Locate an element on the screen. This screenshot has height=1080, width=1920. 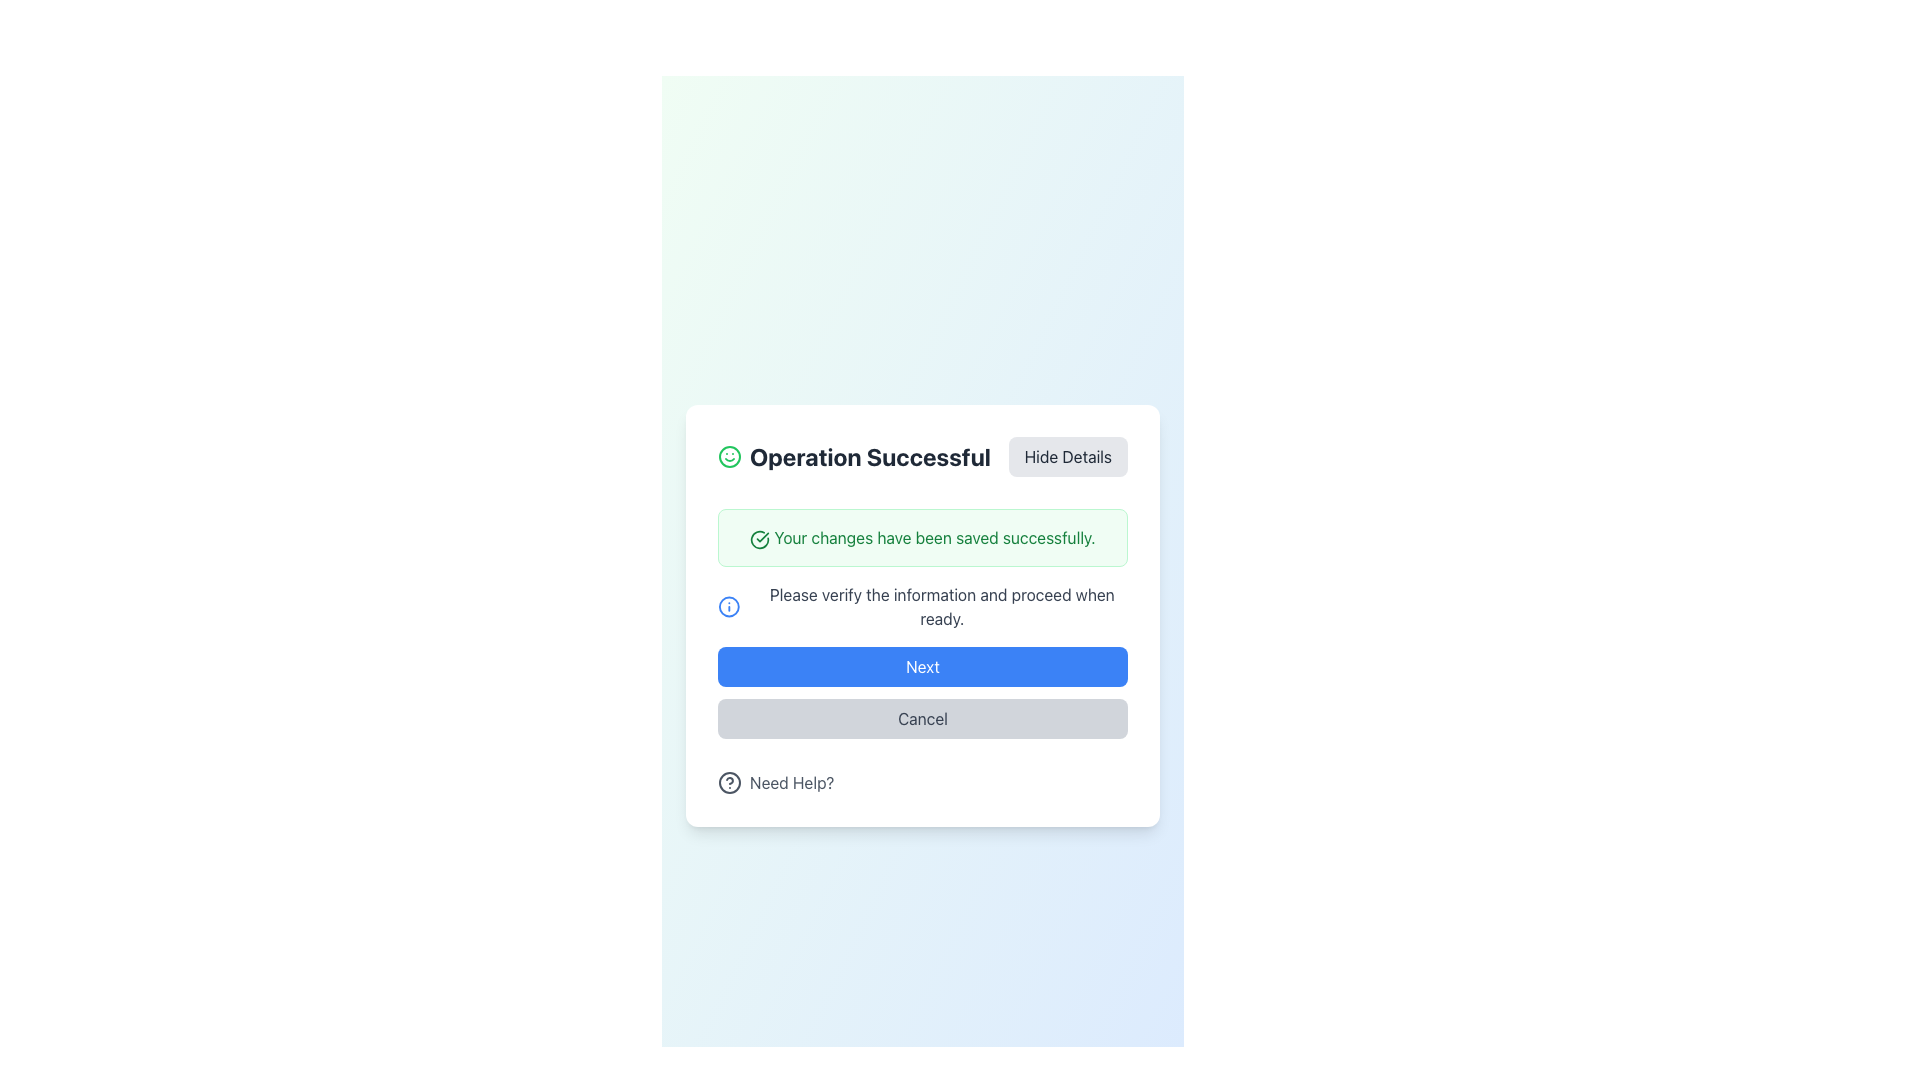
the interactive button located to the right of the text 'Operation Successful' is located at coordinates (1067, 456).